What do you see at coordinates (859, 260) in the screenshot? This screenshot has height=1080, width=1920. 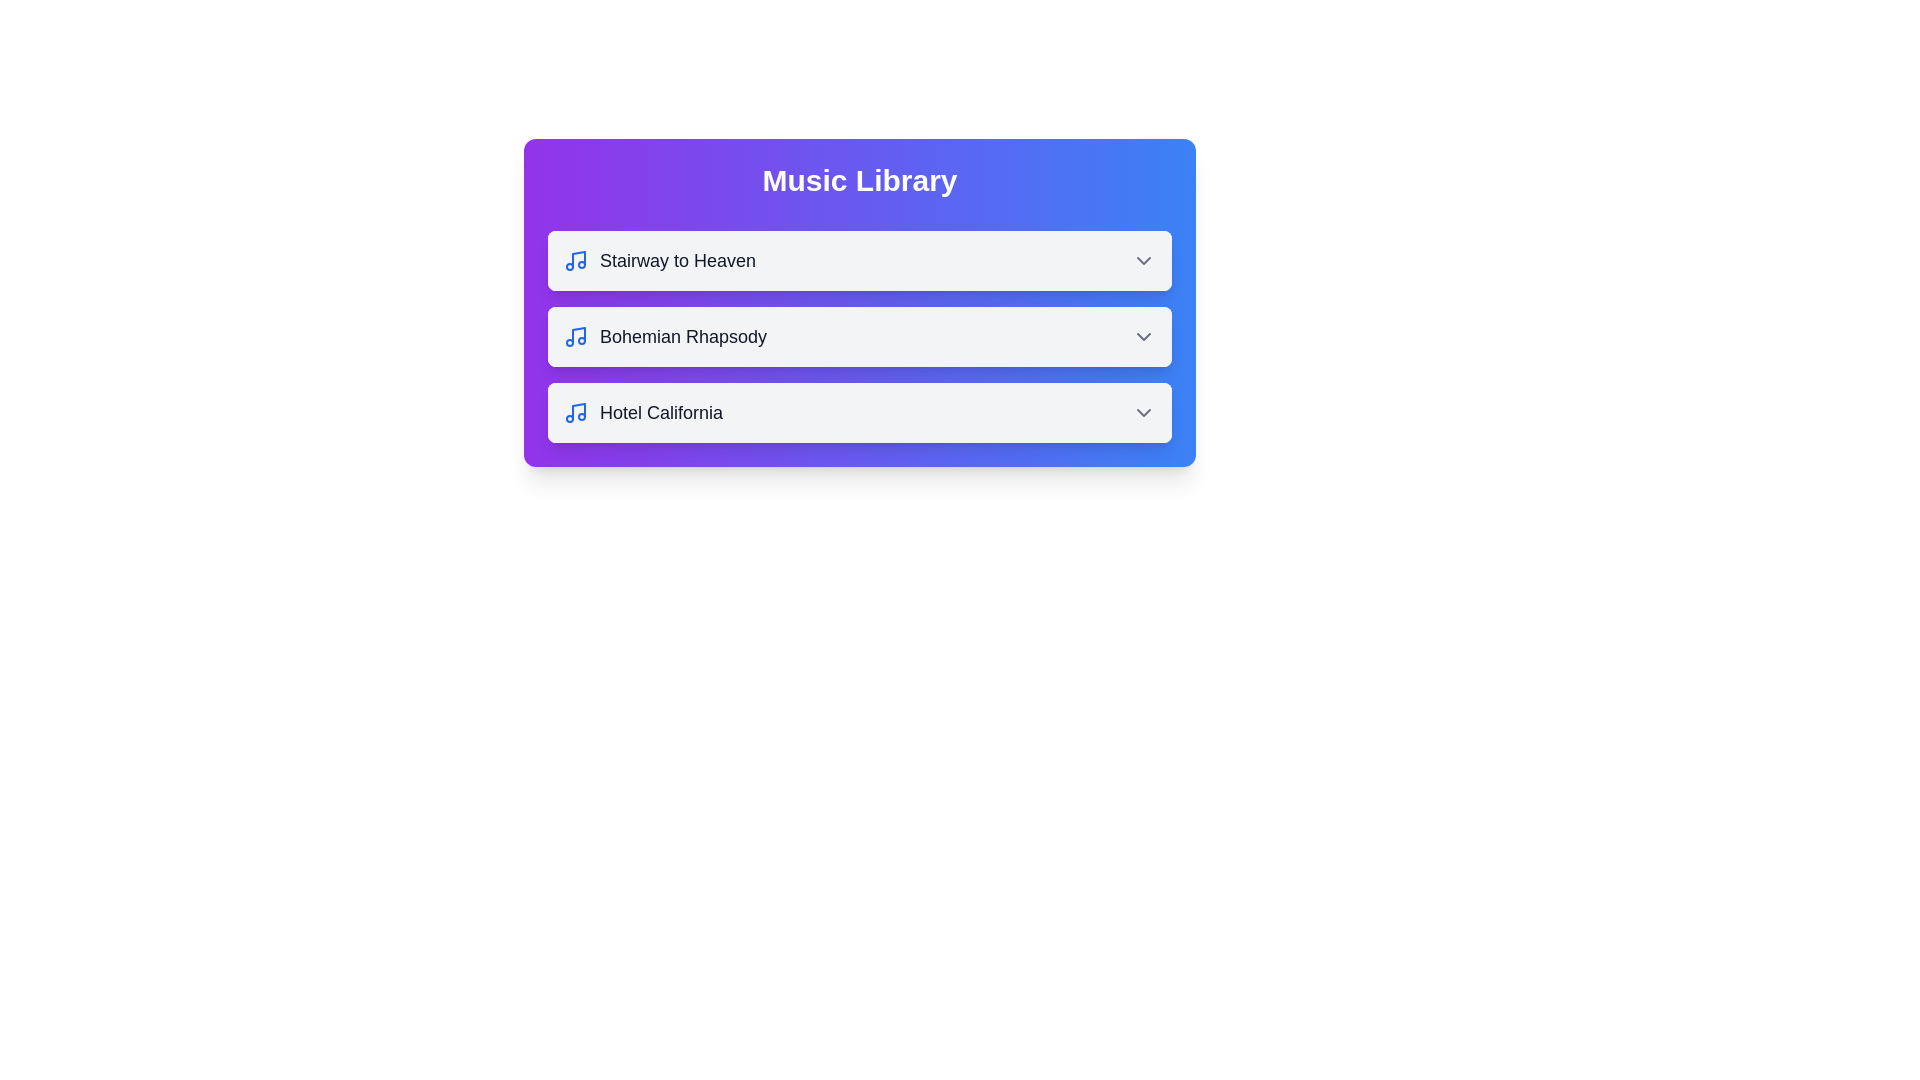 I see `the first Expandable List Item labeled 'Stairway to Heaven' in the 'Music Library' section` at bounding box center [859, 260].